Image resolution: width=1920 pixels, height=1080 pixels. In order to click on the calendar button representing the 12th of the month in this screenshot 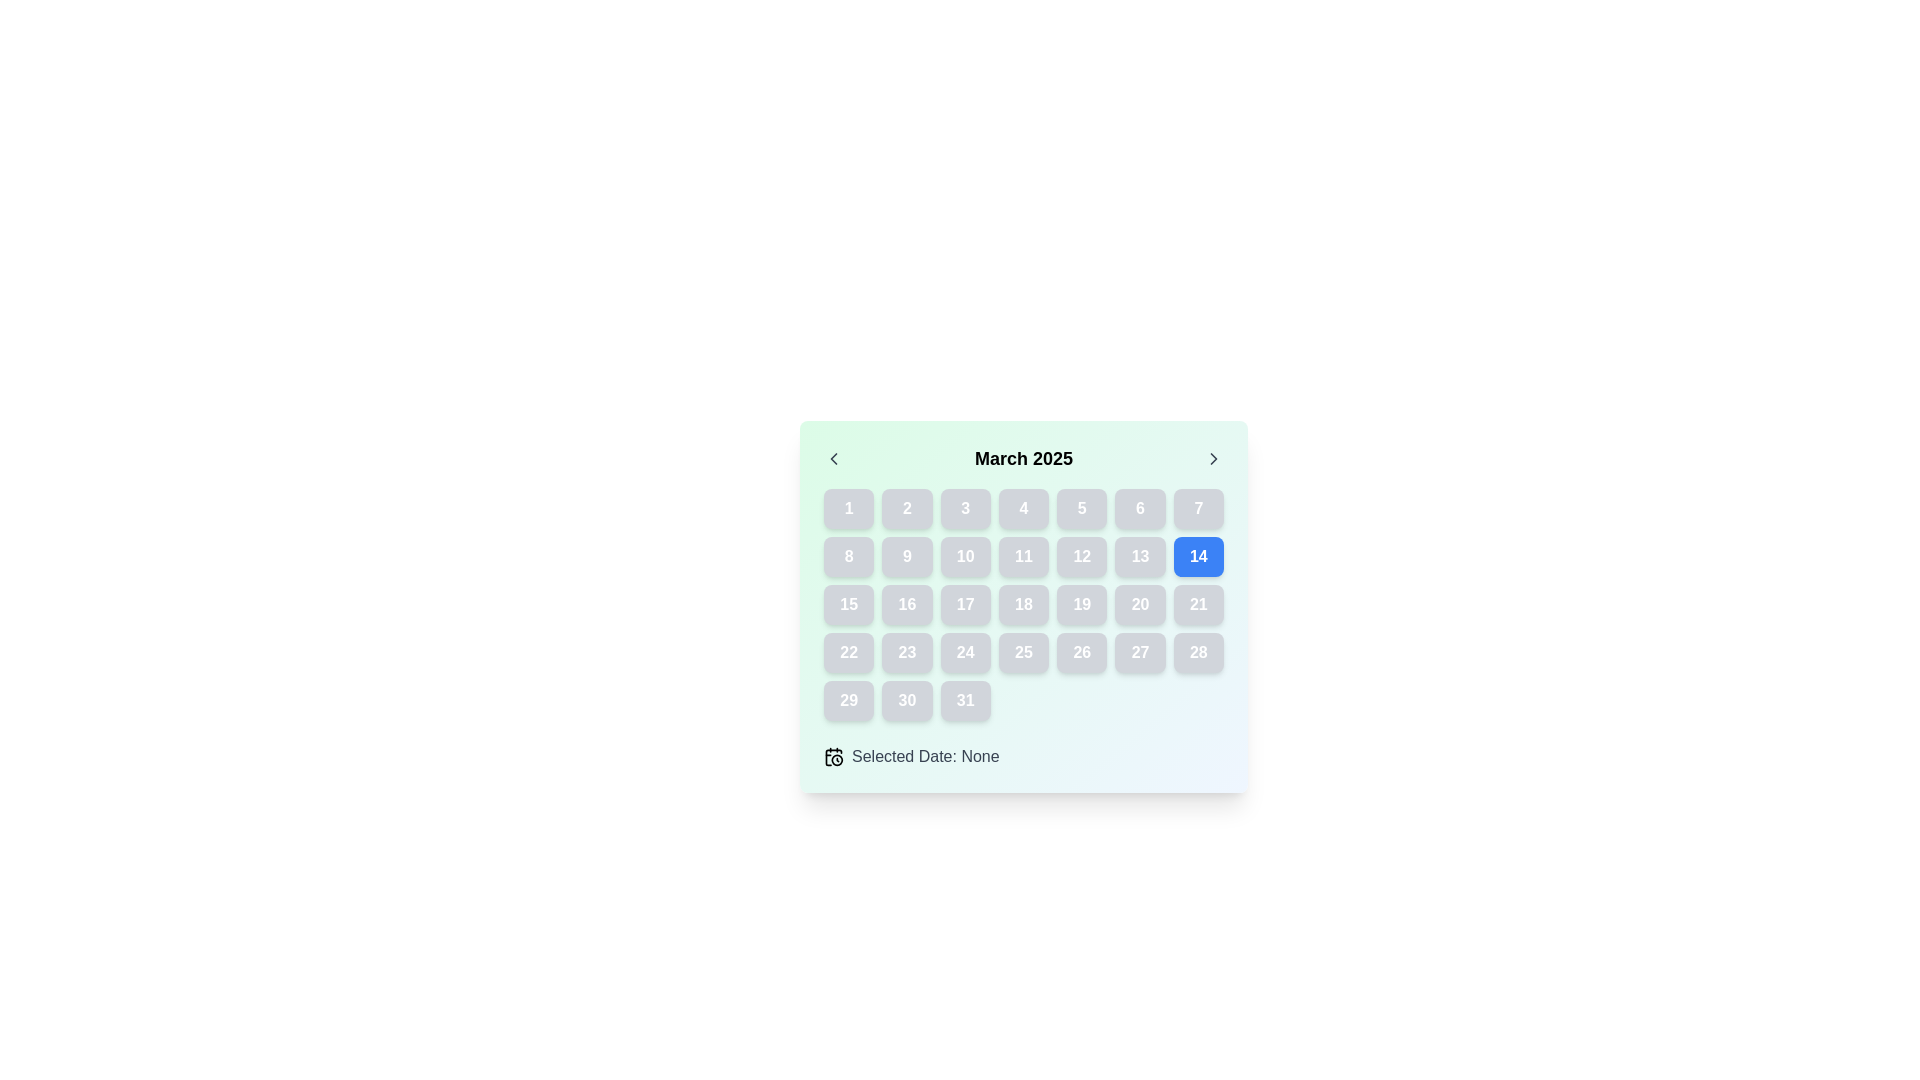, I will do `click(1081, 556)`.